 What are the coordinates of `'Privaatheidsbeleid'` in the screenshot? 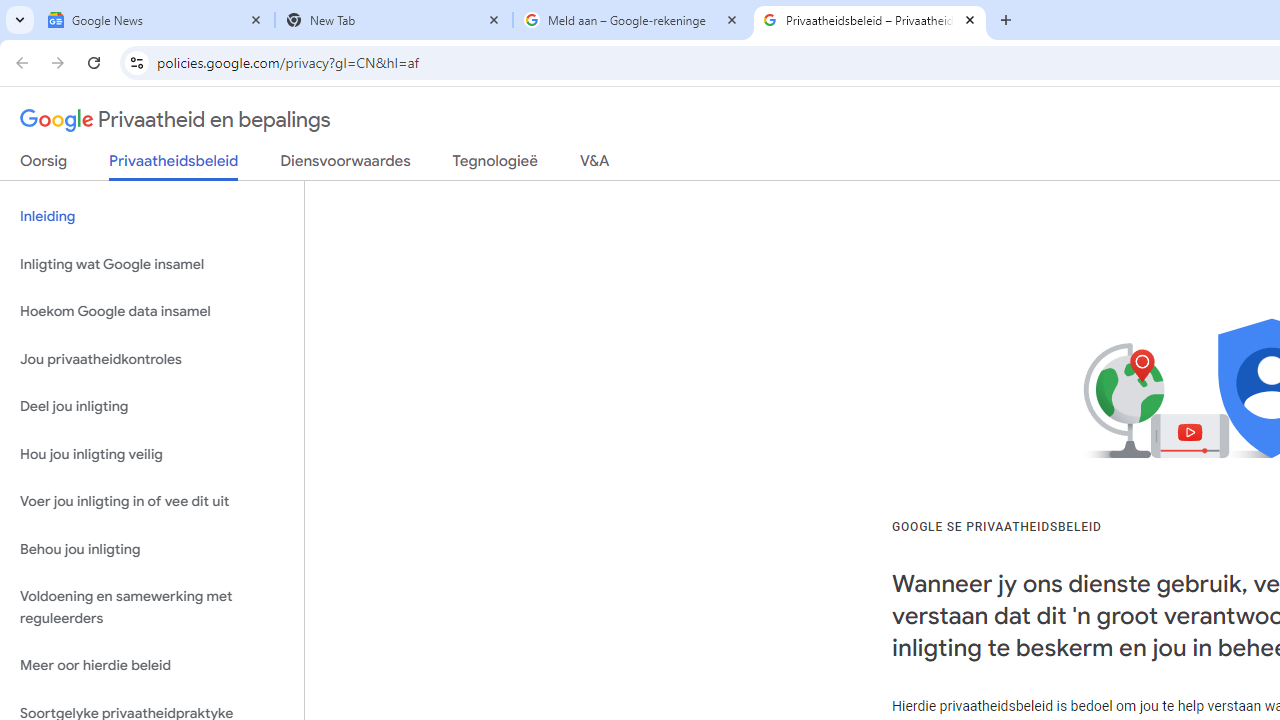 It's located at (174, 165).